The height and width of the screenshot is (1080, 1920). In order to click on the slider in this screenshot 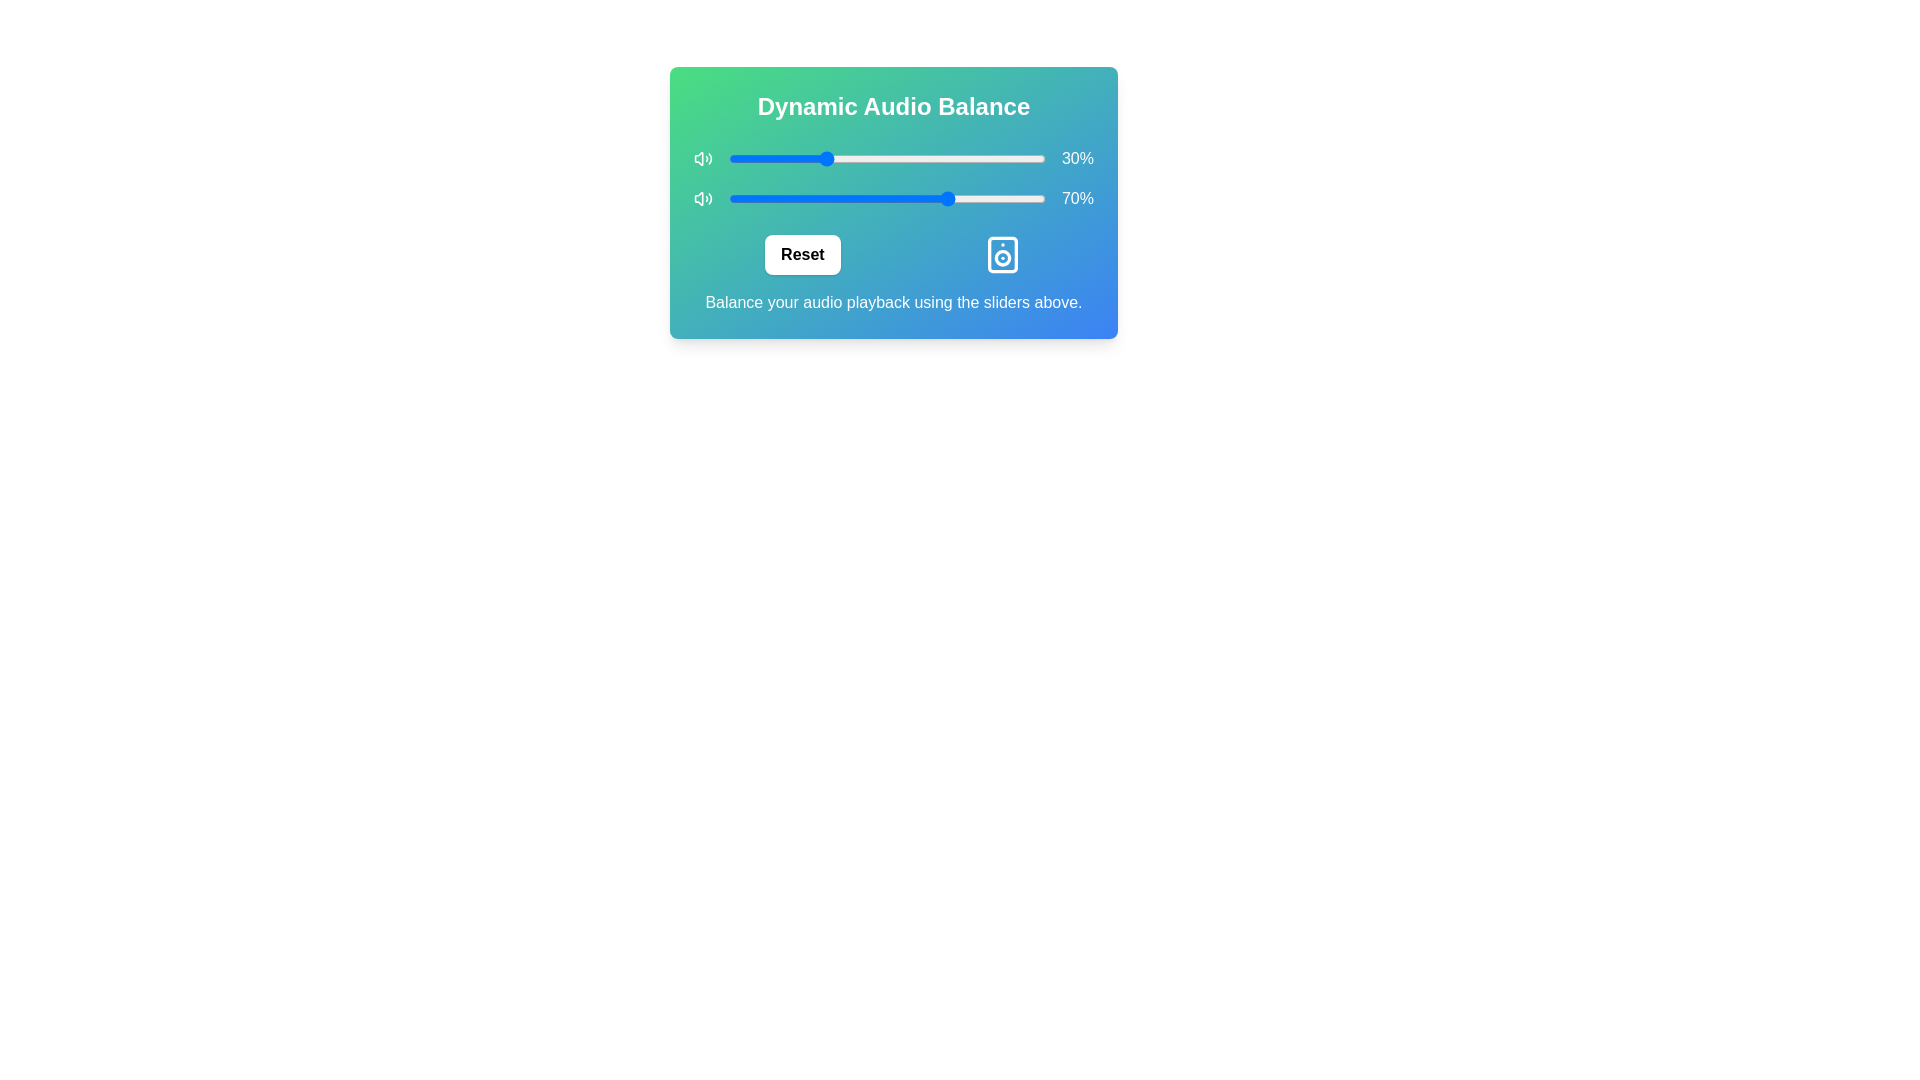, I will do `click(845, 157)`.